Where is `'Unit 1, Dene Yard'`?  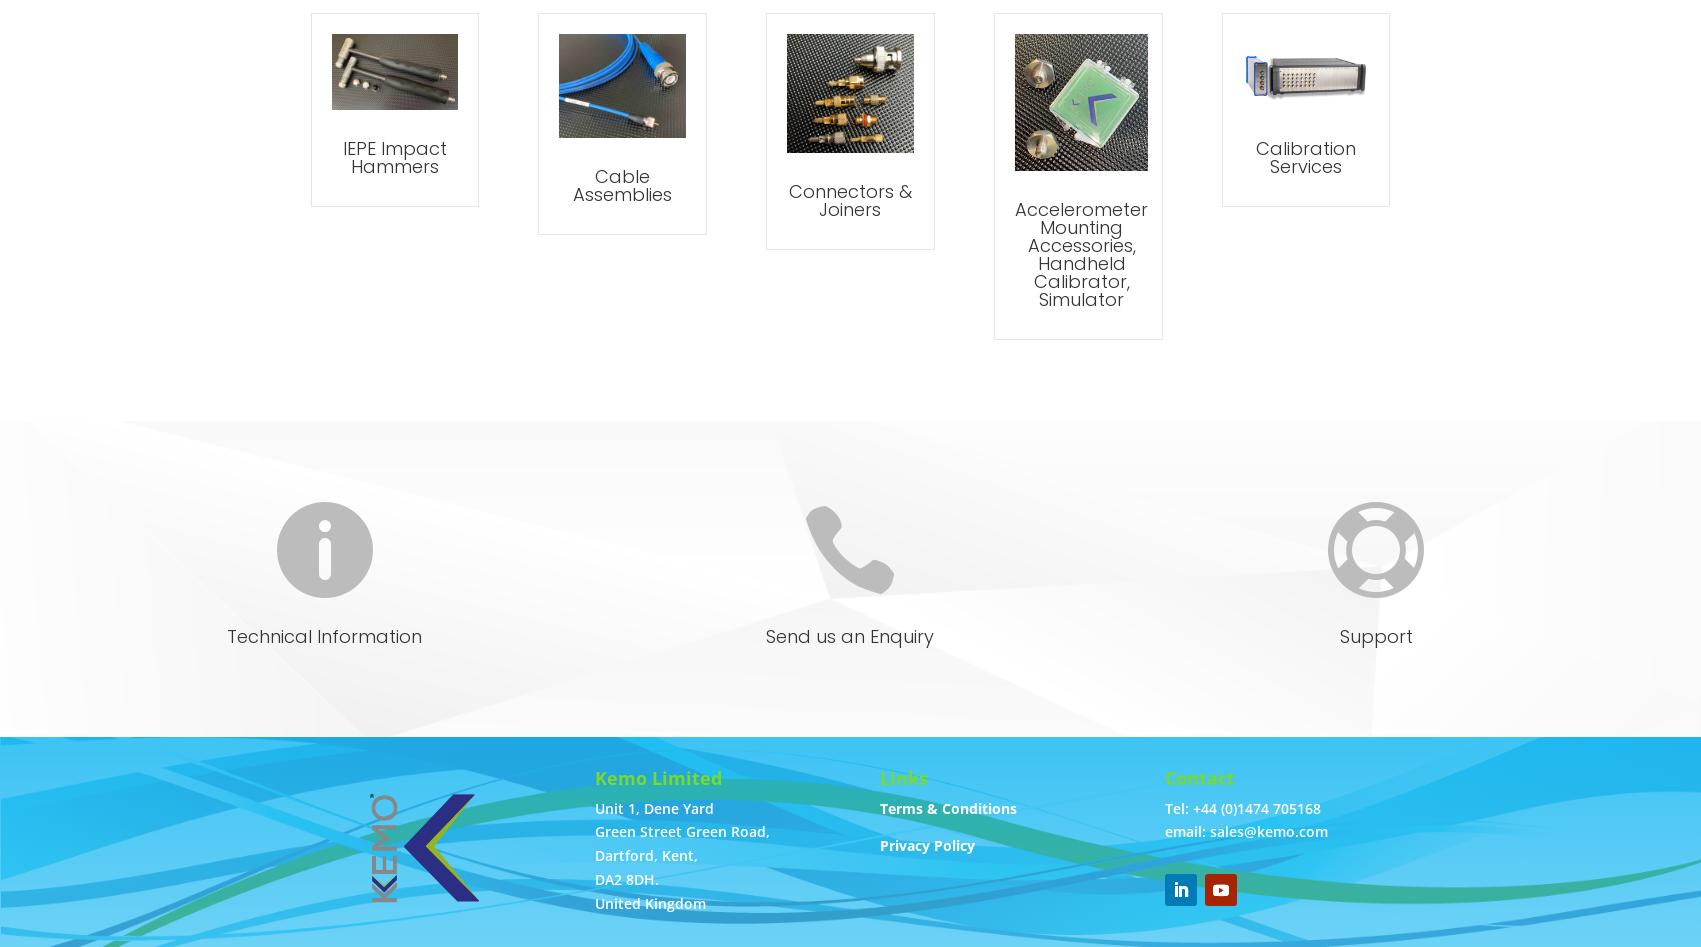
'Unit 1, Dene Yard' is located at coordinates (653, 807).